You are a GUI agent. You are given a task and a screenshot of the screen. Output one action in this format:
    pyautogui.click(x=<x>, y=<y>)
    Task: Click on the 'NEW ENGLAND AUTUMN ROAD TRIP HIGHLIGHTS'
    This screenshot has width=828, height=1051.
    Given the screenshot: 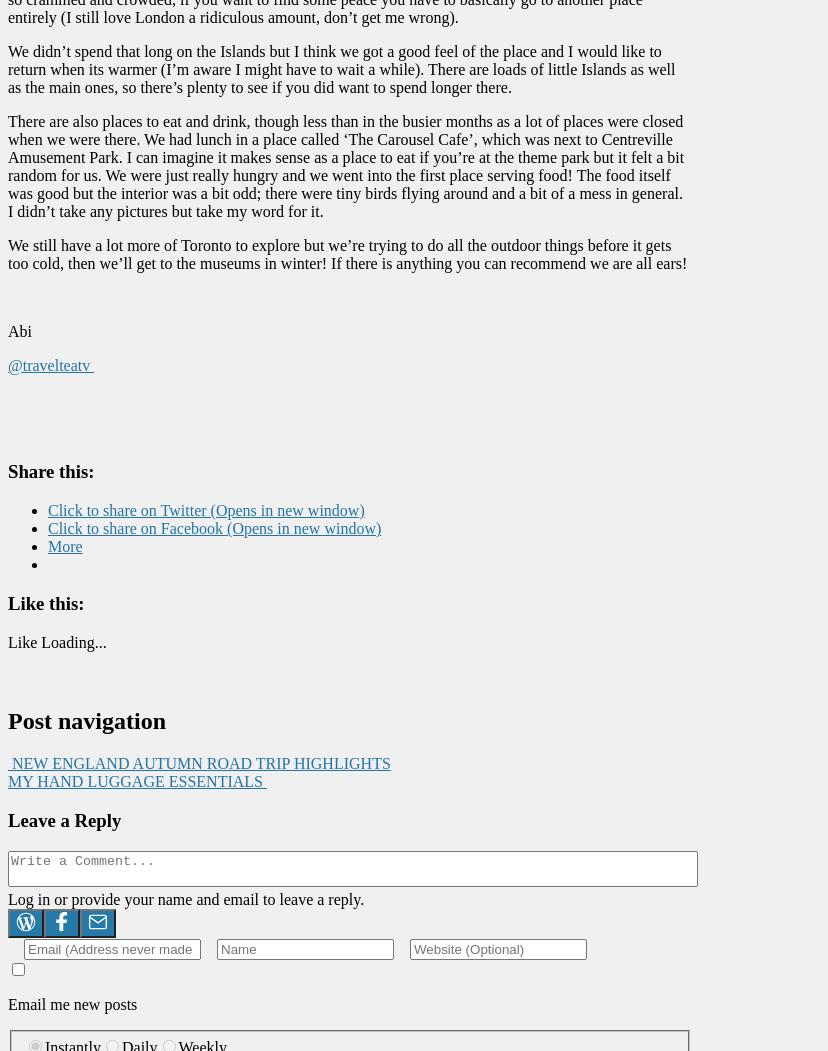 What is the action you would take?
    pyautogui.click(x=8, y=763)
    